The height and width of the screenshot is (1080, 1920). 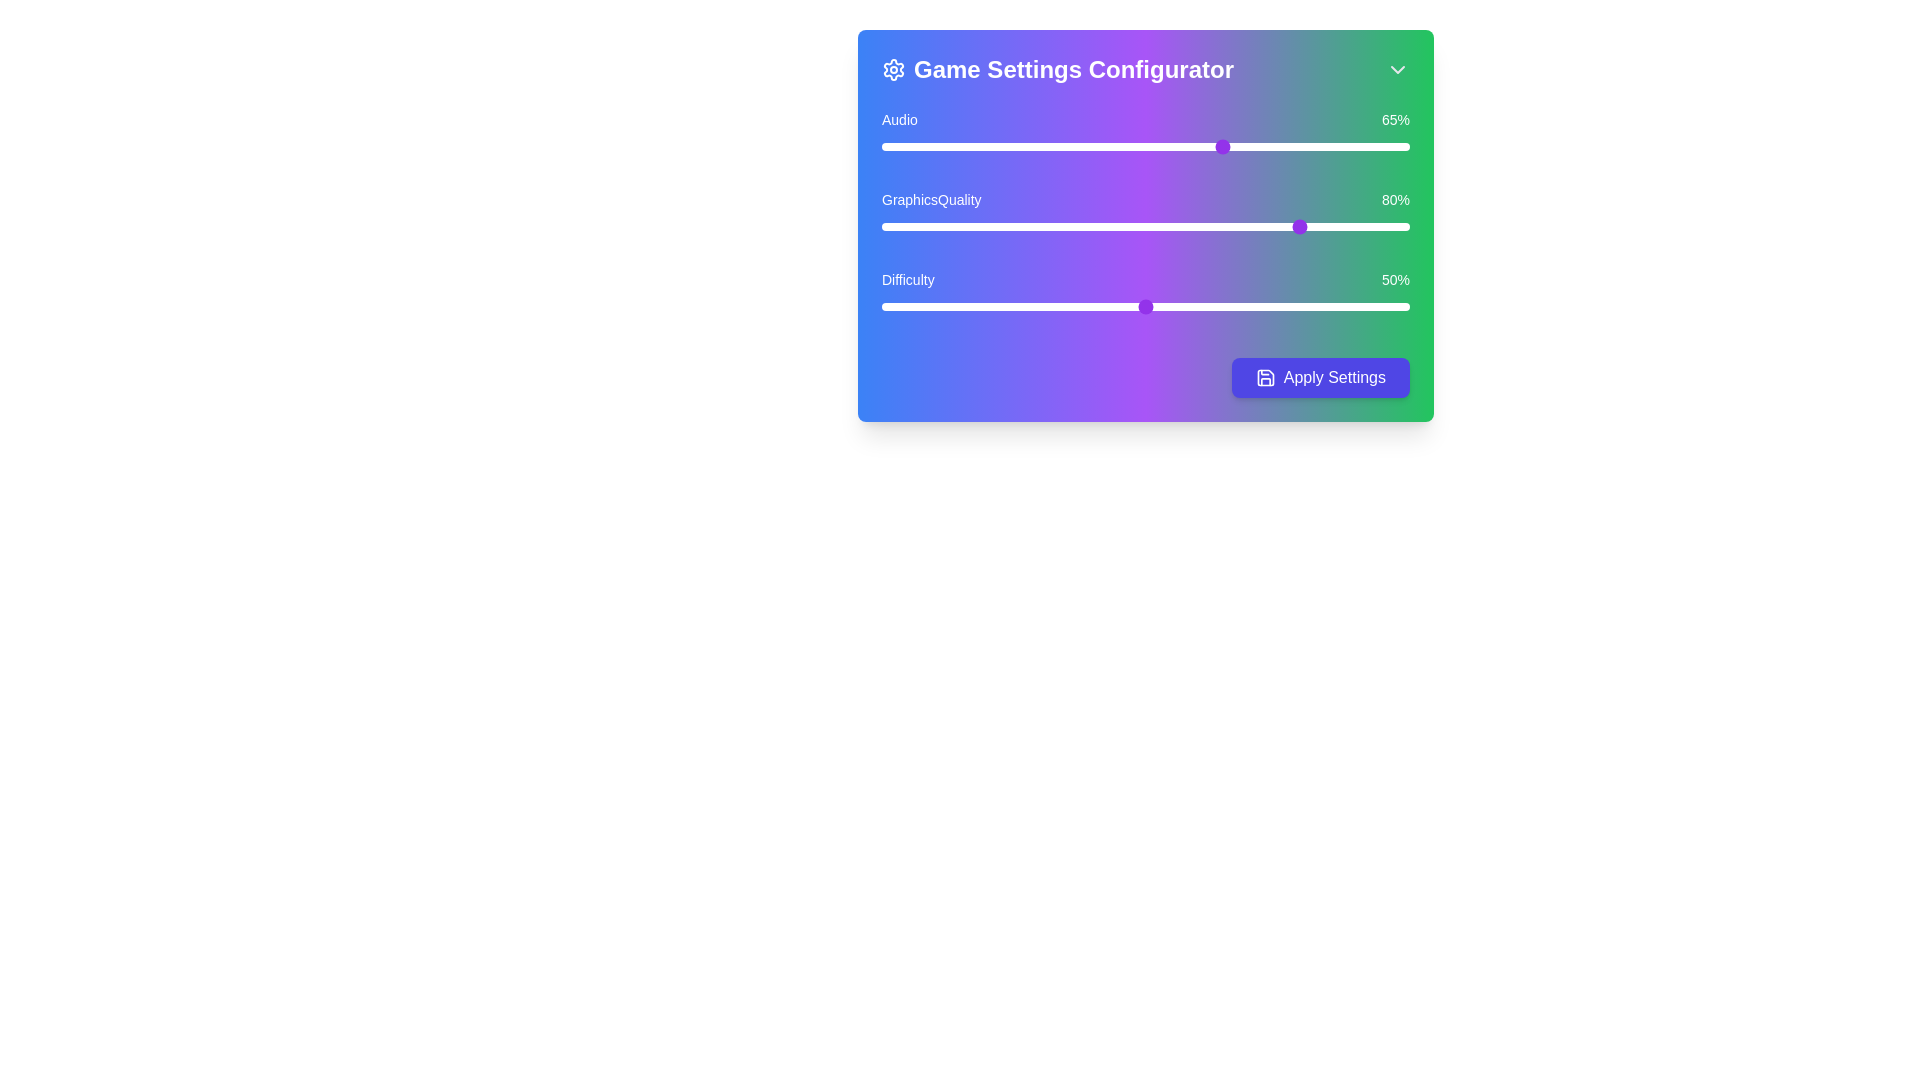 What do you see at coordinates (1130, 226) in the screenshot?
I see `the Graphics Quality` at bounding box center [1130, 226].